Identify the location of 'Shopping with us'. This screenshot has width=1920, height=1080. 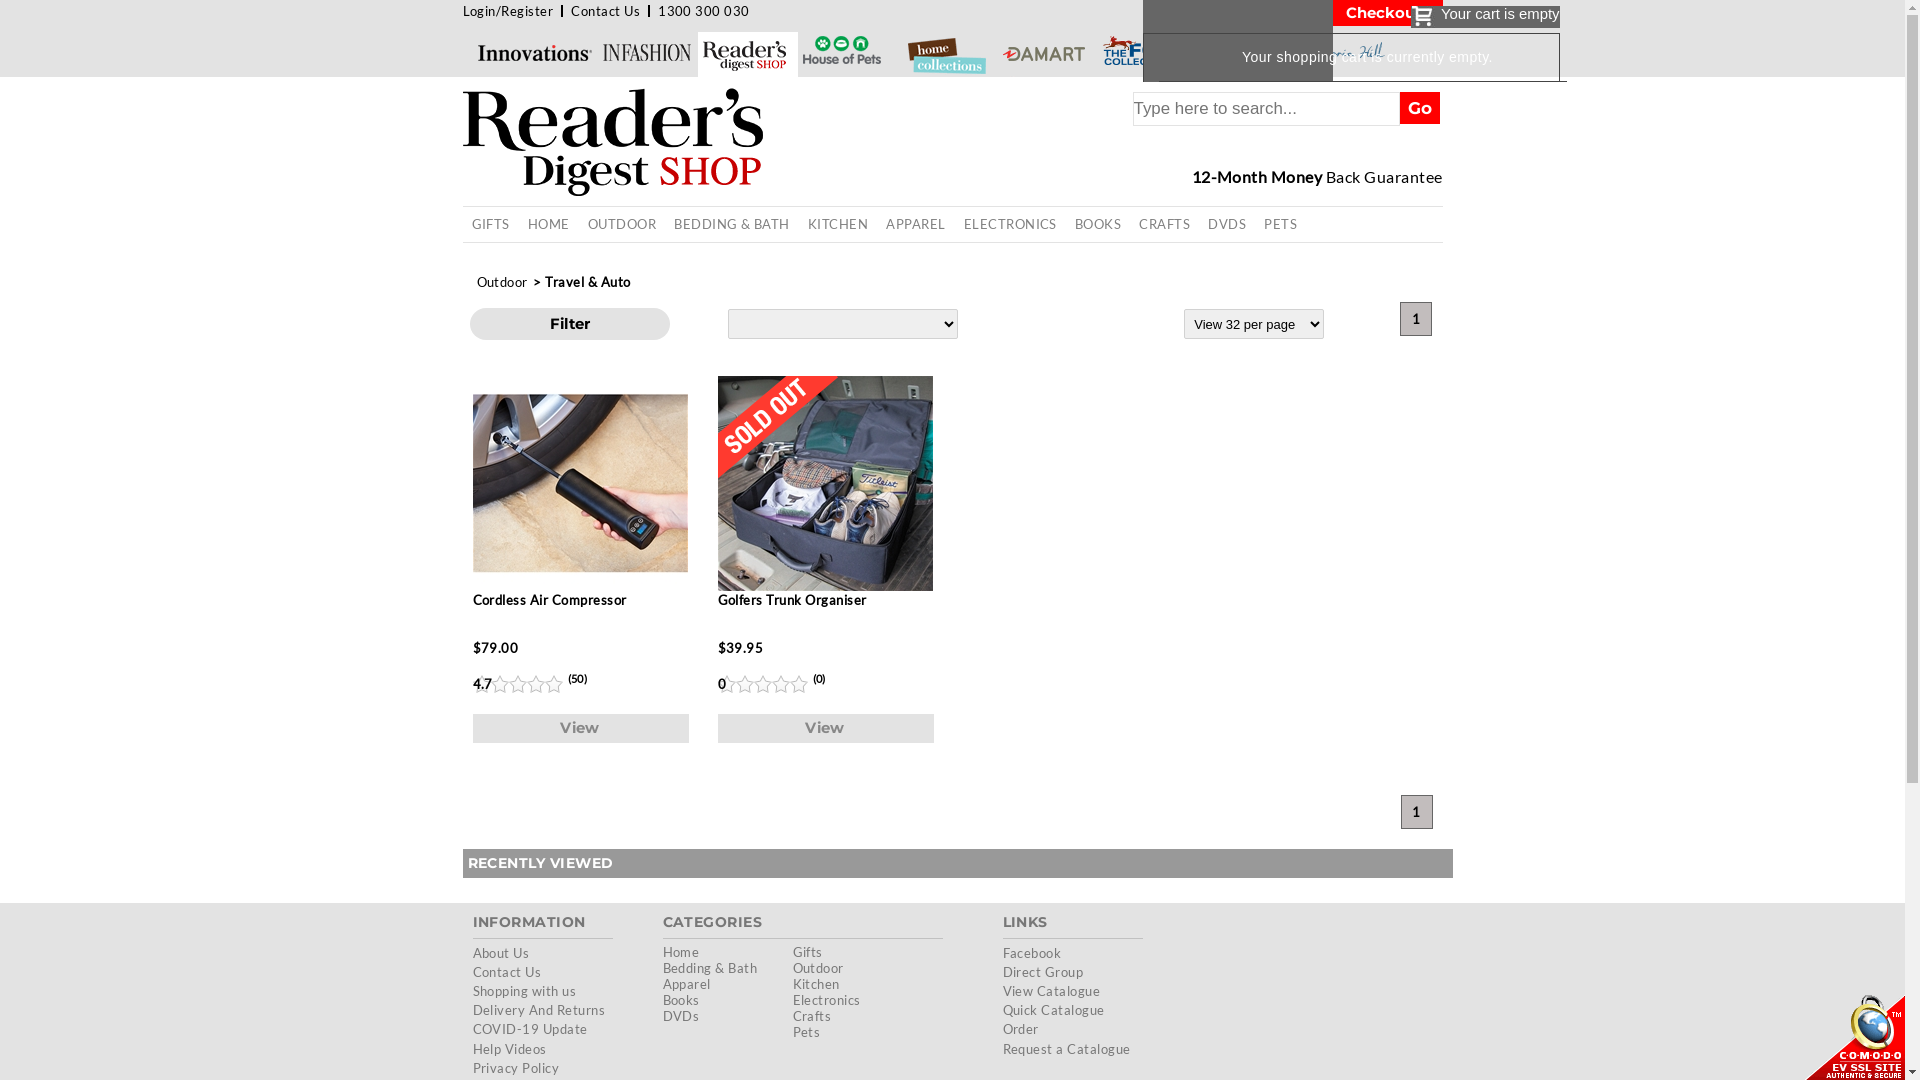
(470, 991).